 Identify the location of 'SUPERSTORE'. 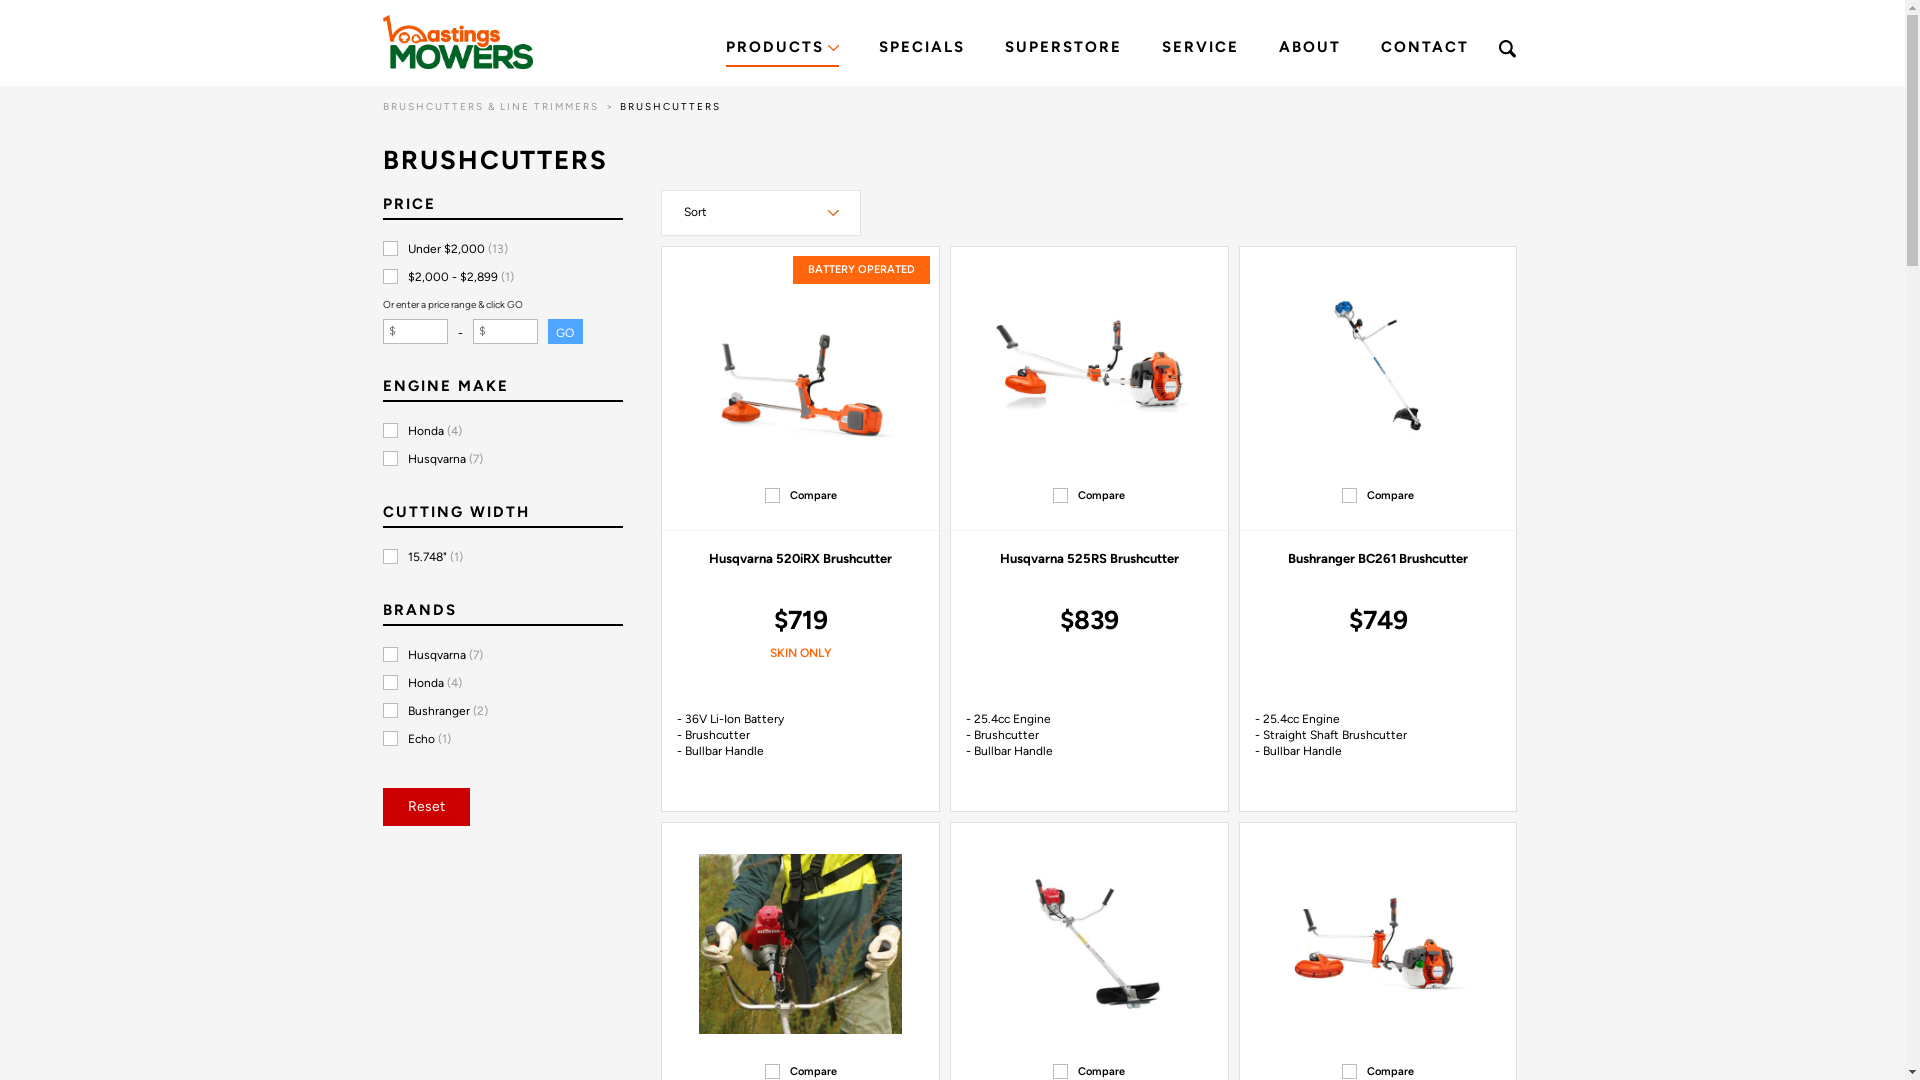
(1061, 49).